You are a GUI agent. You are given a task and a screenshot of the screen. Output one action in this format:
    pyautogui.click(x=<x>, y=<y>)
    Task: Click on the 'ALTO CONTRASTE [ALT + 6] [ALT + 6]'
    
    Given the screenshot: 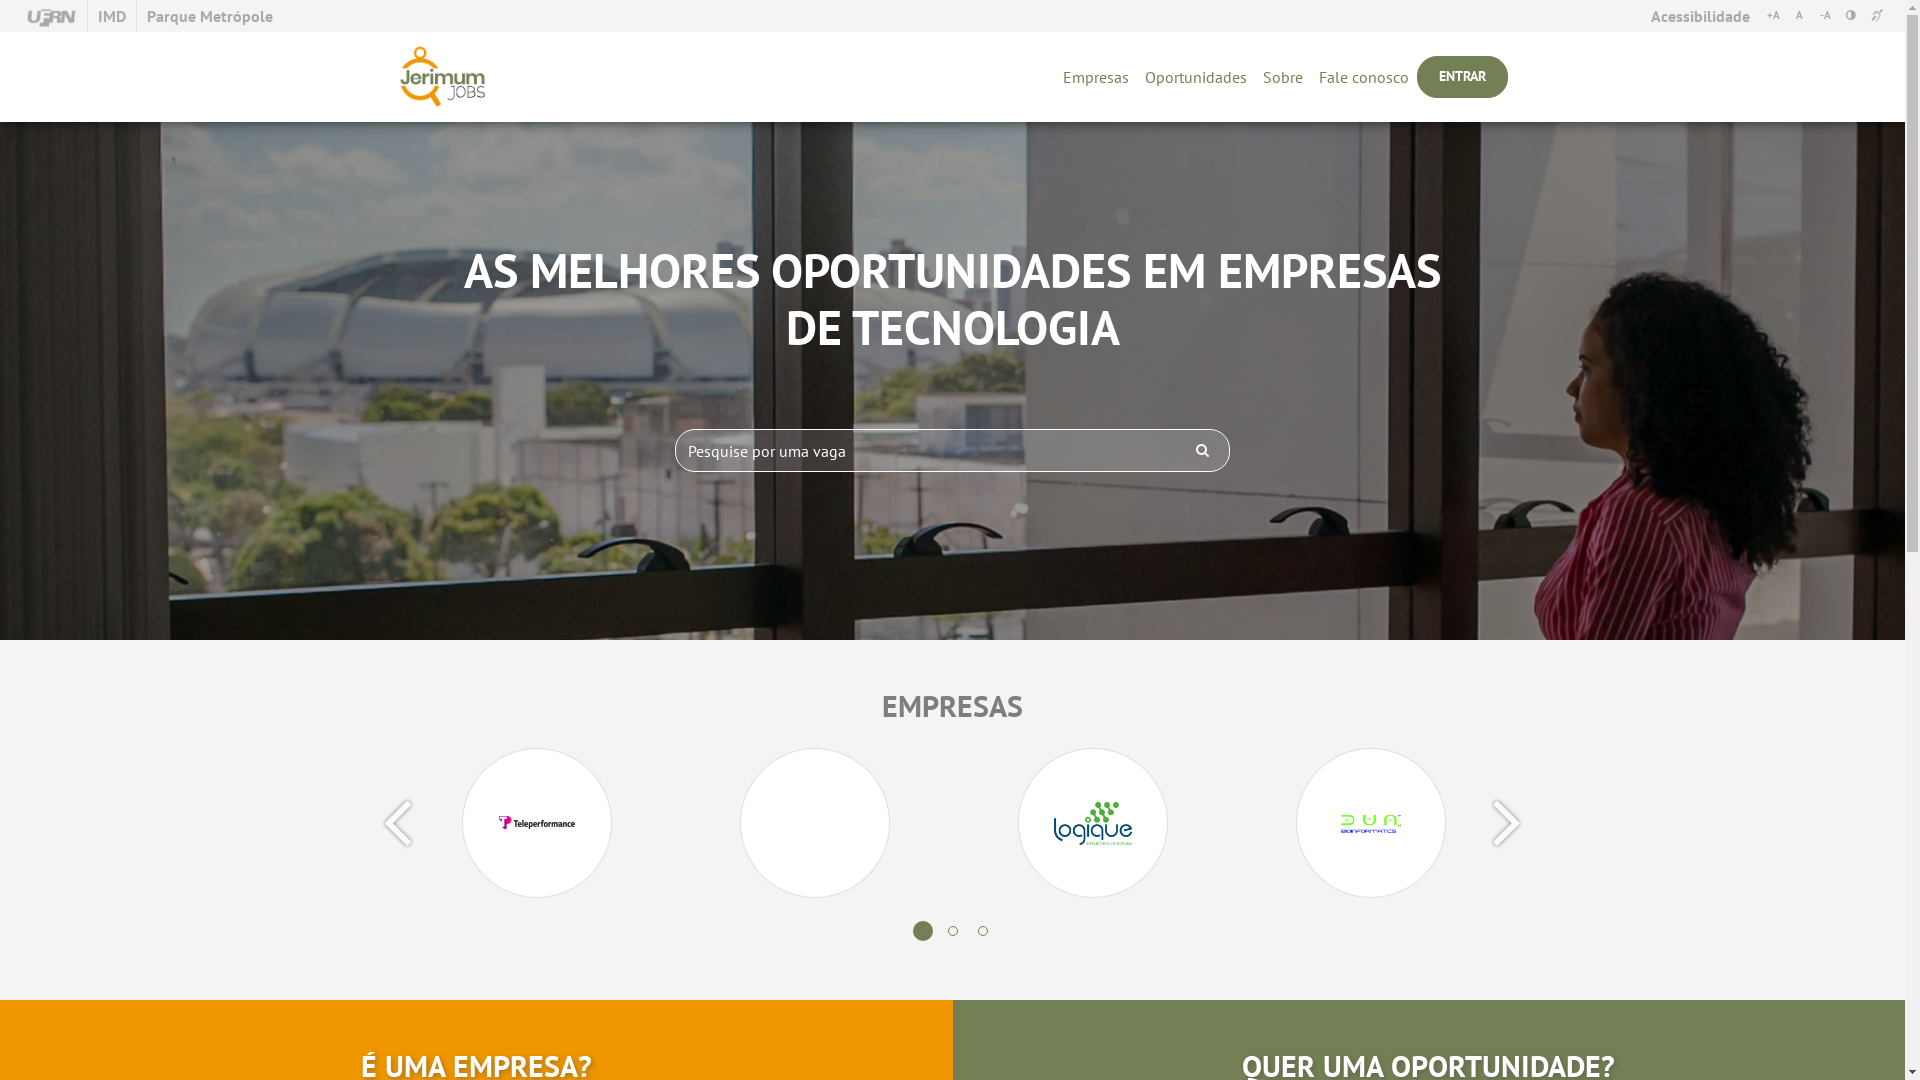 What is the action you would take?
    pyautogui.click(x=1850, y=15)
    